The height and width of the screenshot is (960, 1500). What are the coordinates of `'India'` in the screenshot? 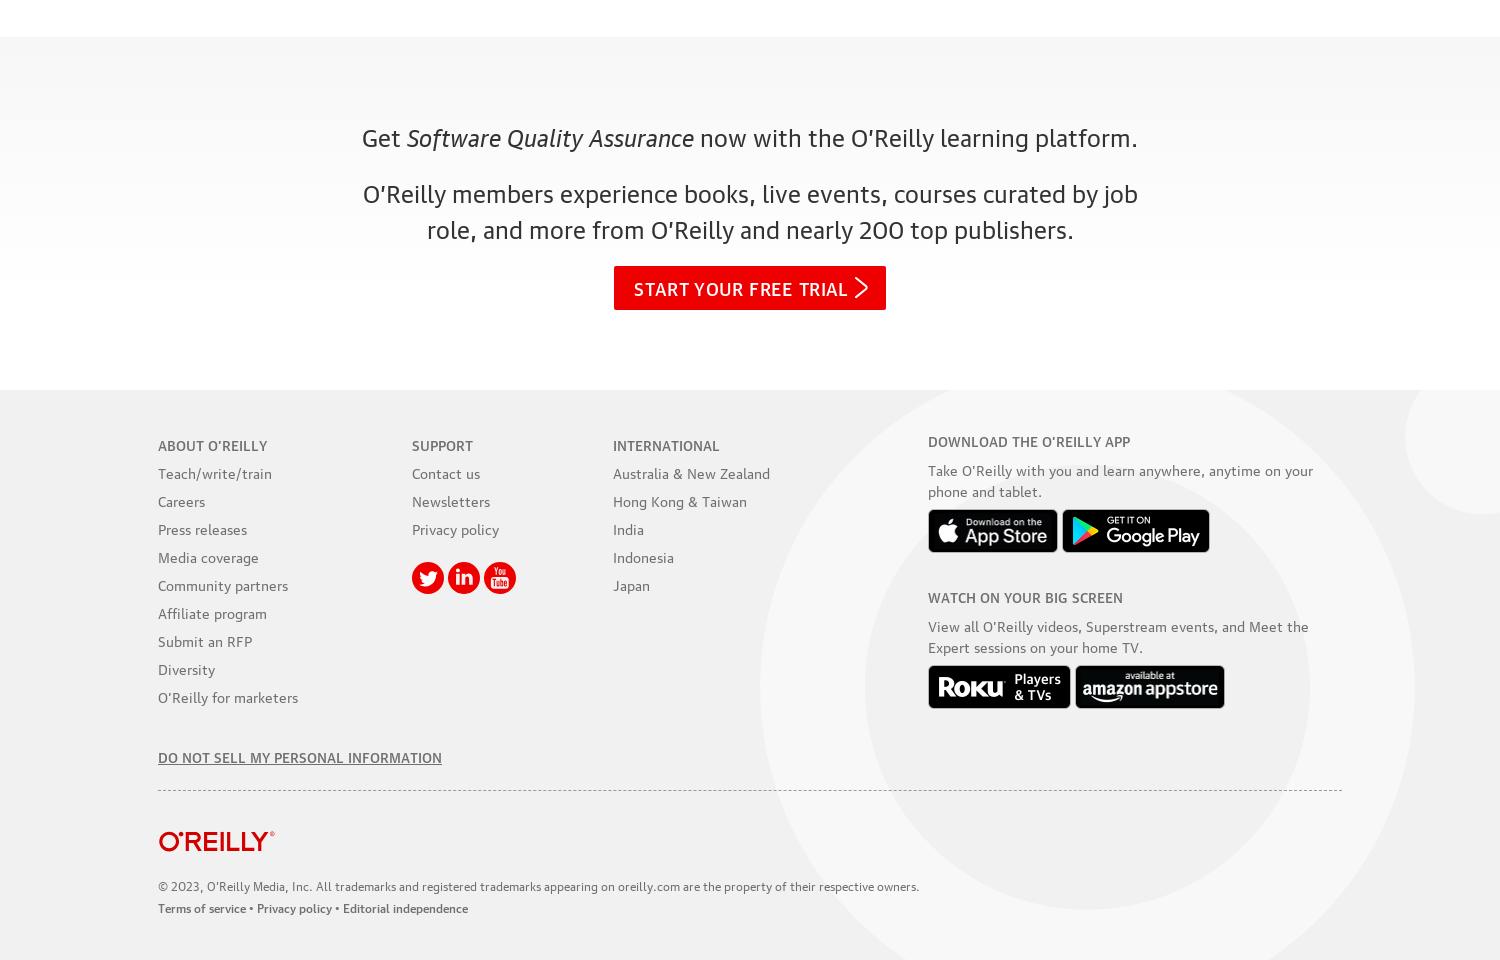 It's located at (628, 526).